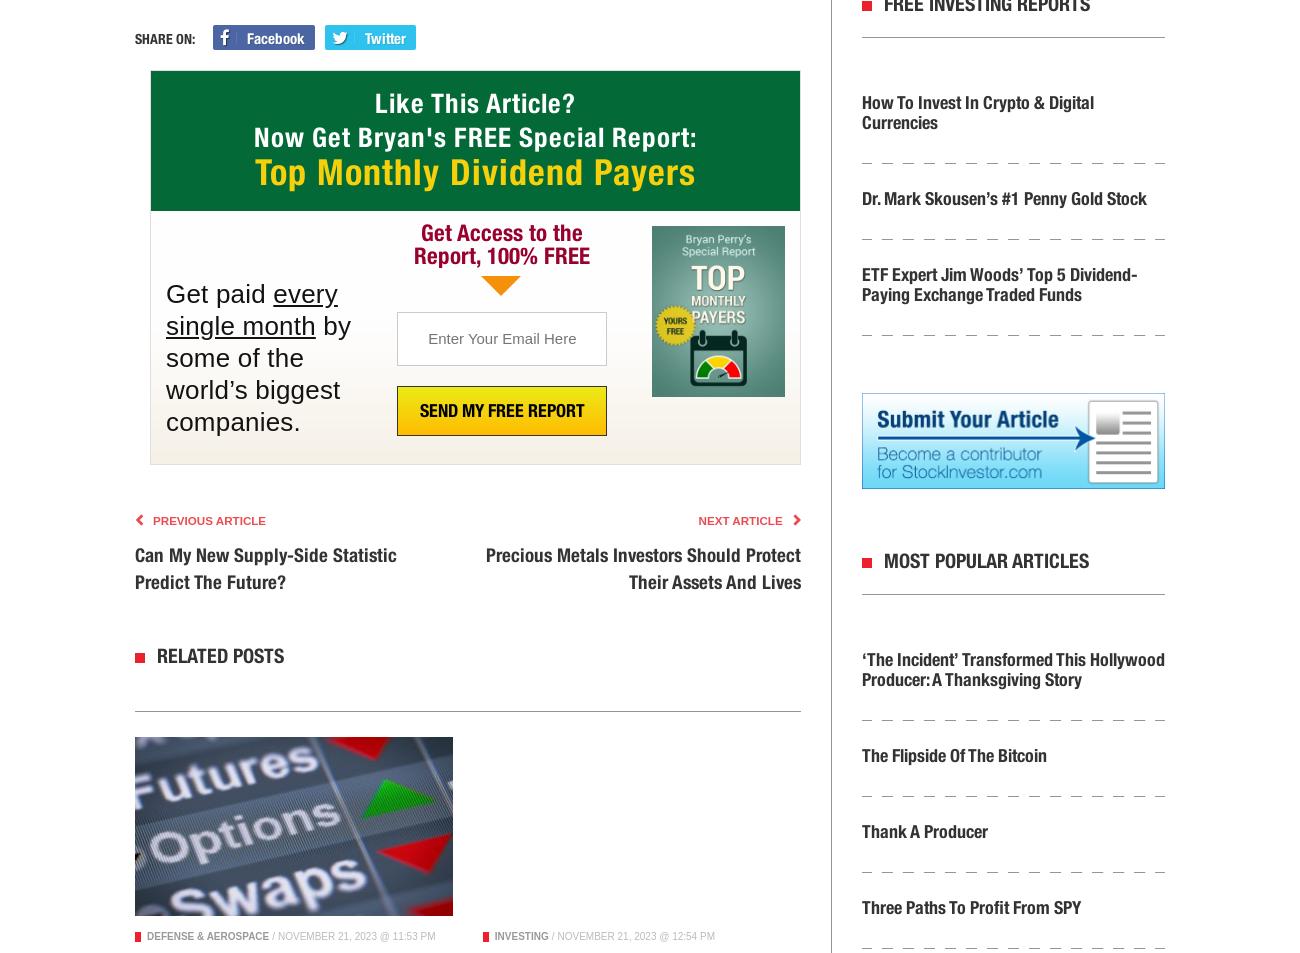 Image resolution: width=1300 pixels, height=953 pixels. I want to click on 'Three Paths to Profit from SPY', so click(860, 907).